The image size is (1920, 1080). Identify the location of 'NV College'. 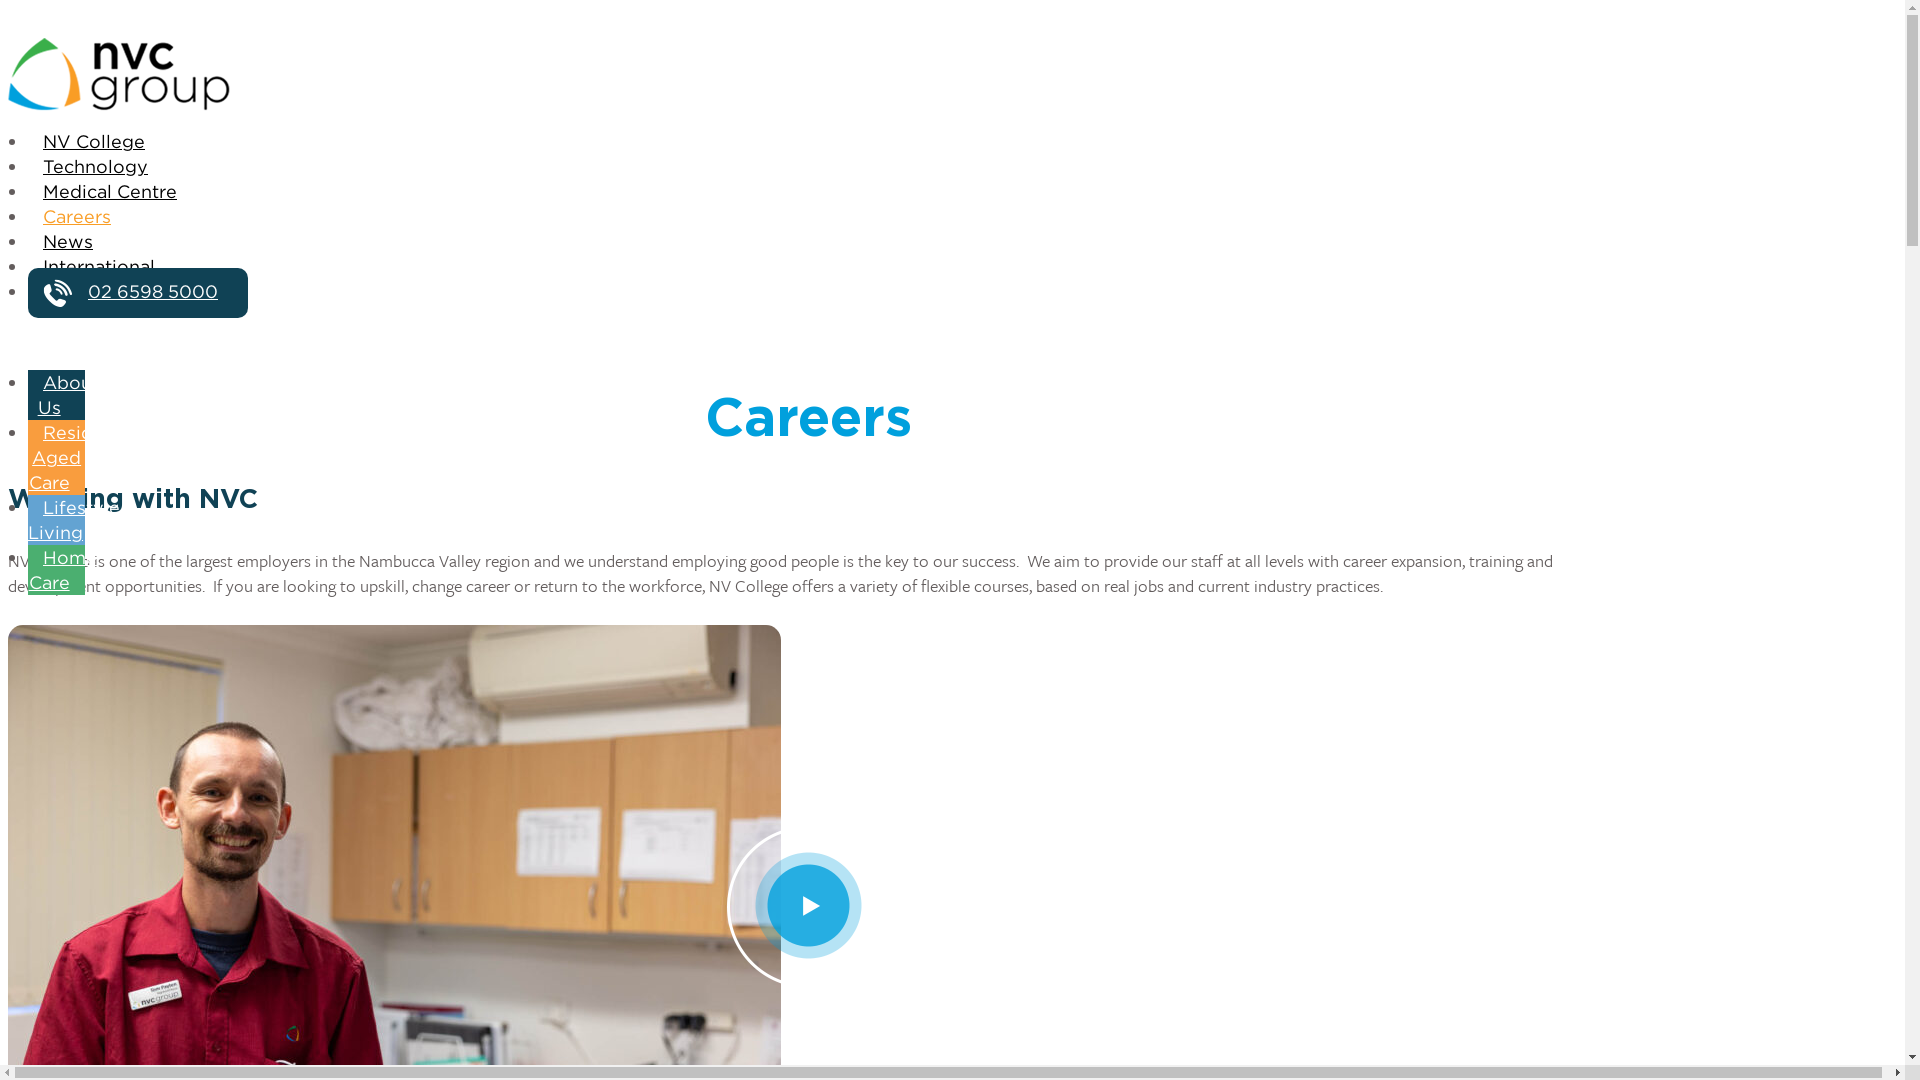
(93, 141).